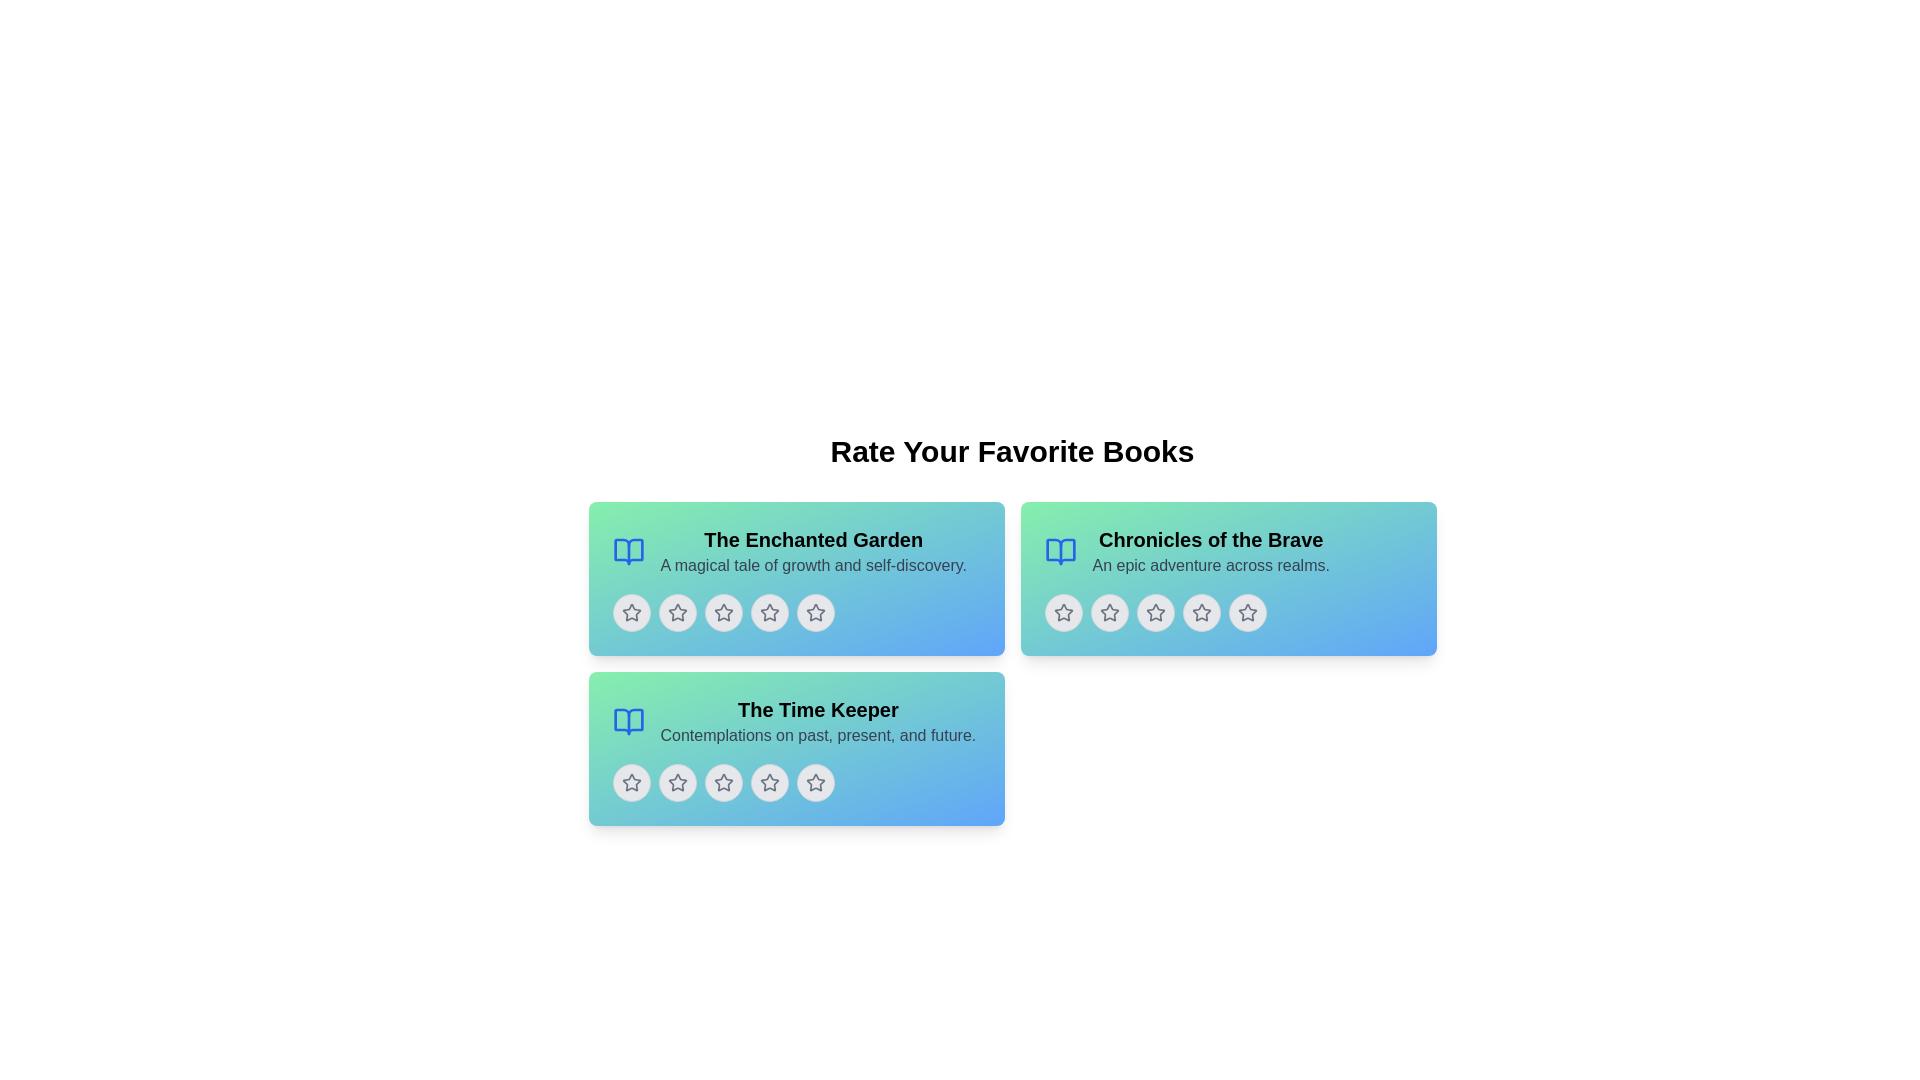 Image resolution: width=1920 pixels, height=1080 pixels. Describe the element at coordinates (1246, 611) in the screenshot. I see `the fifth star rating icon located in the second row beneath the 'Chronicles of the Brave' header` at that location.